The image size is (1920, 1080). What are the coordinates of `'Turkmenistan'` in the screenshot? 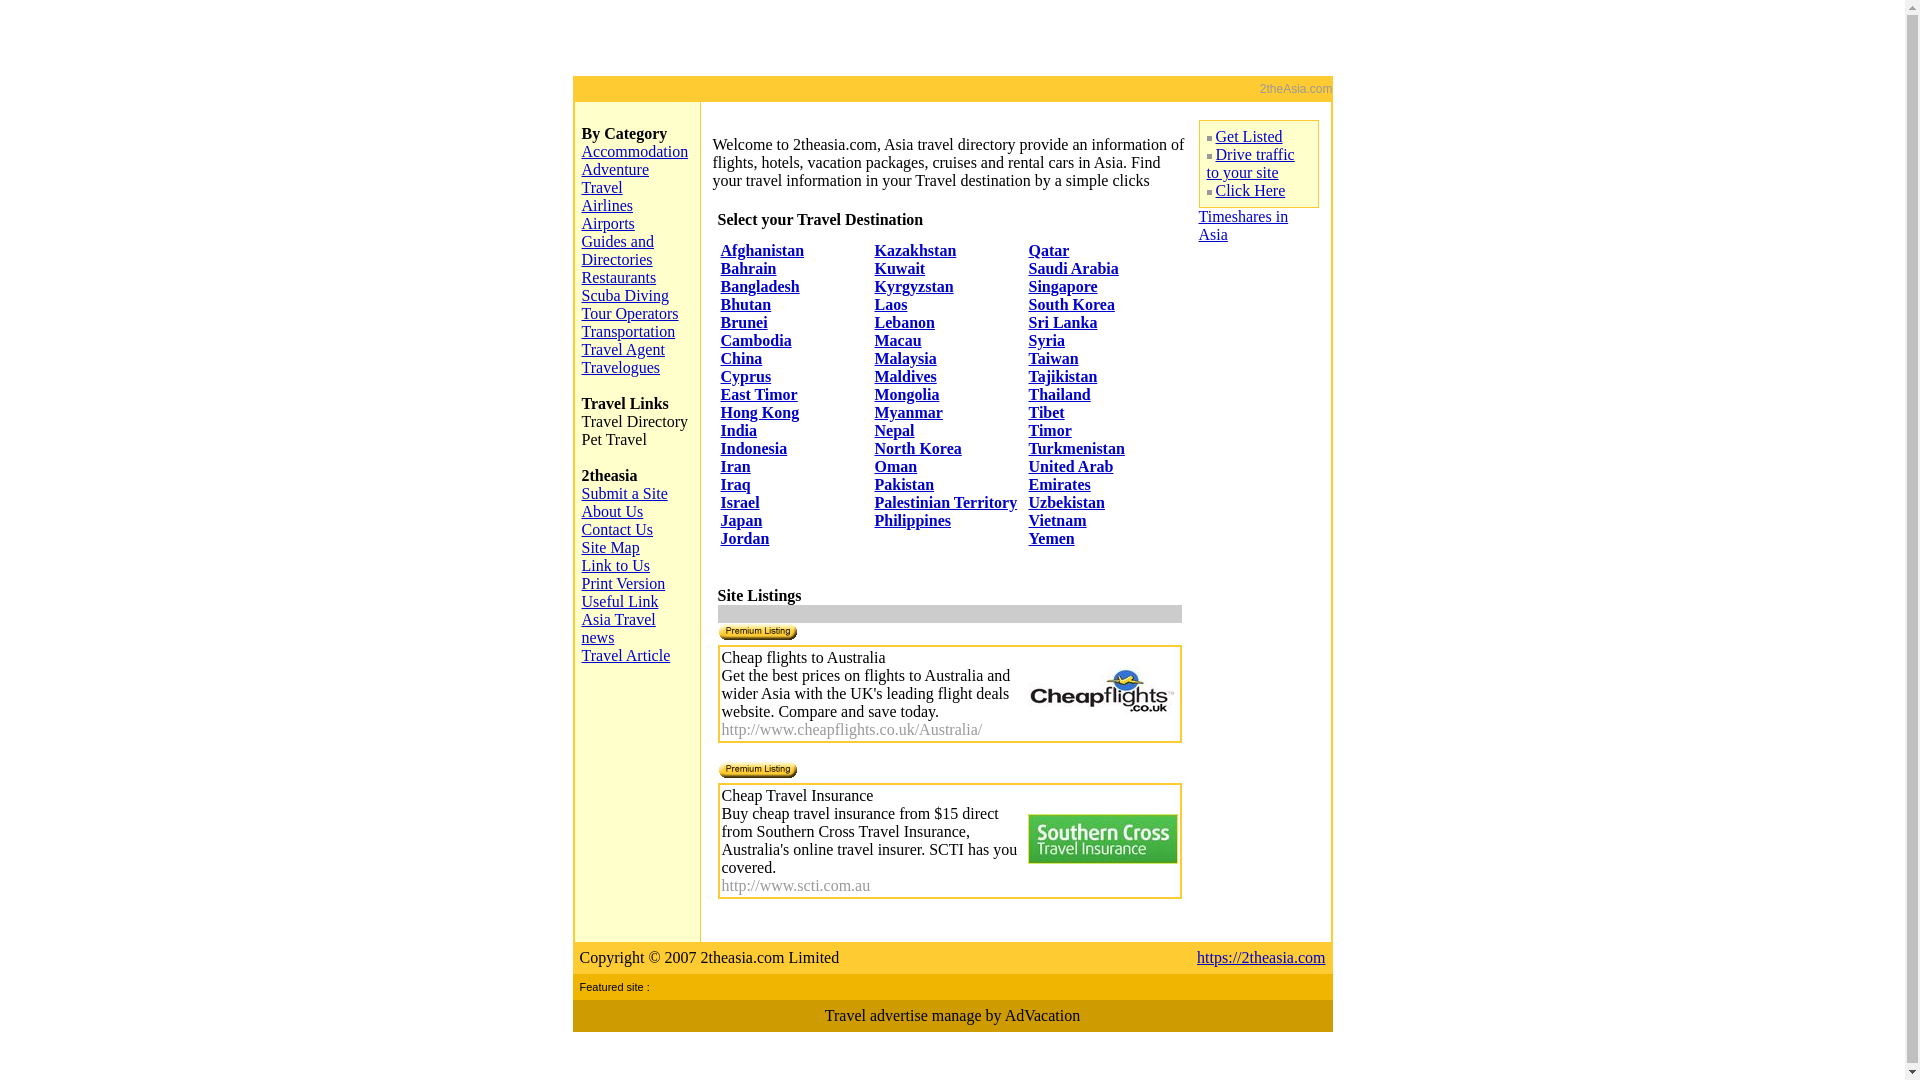 It's located at (1074, 447).